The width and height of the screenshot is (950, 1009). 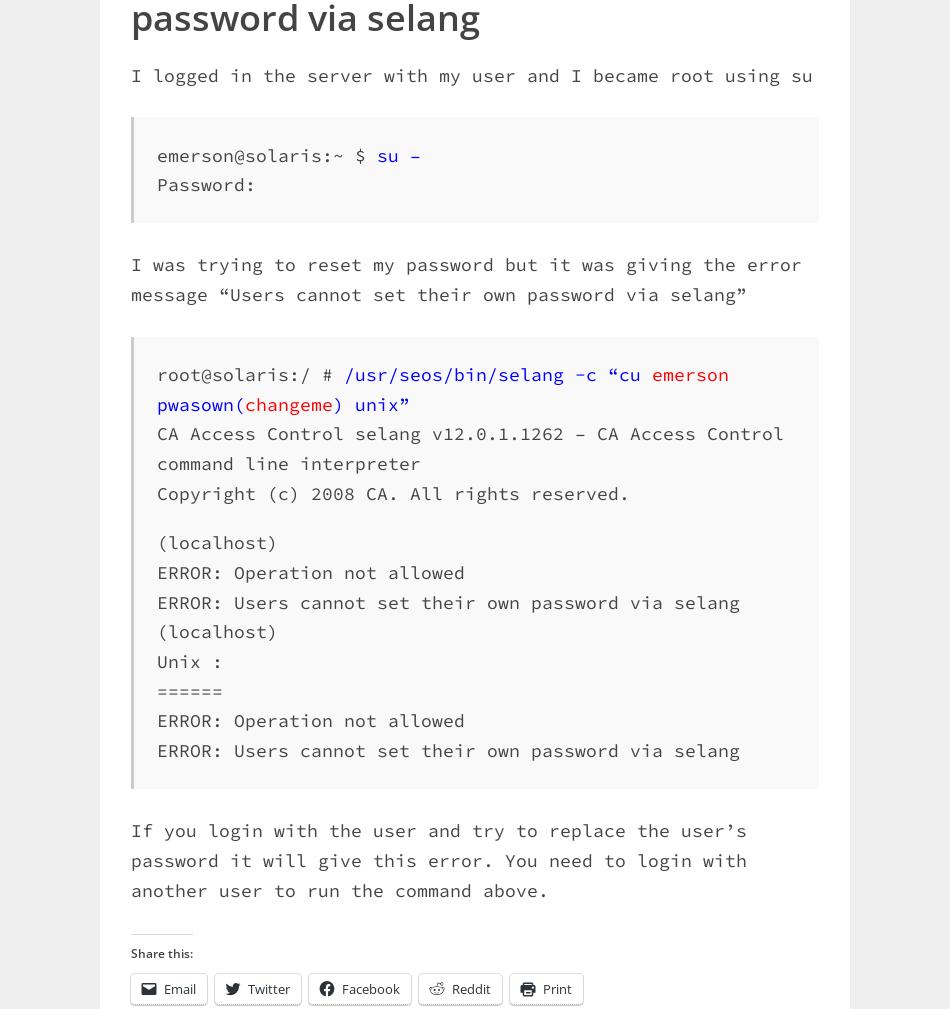 I want to click on 'Facebook', so click(x=369, y=989).